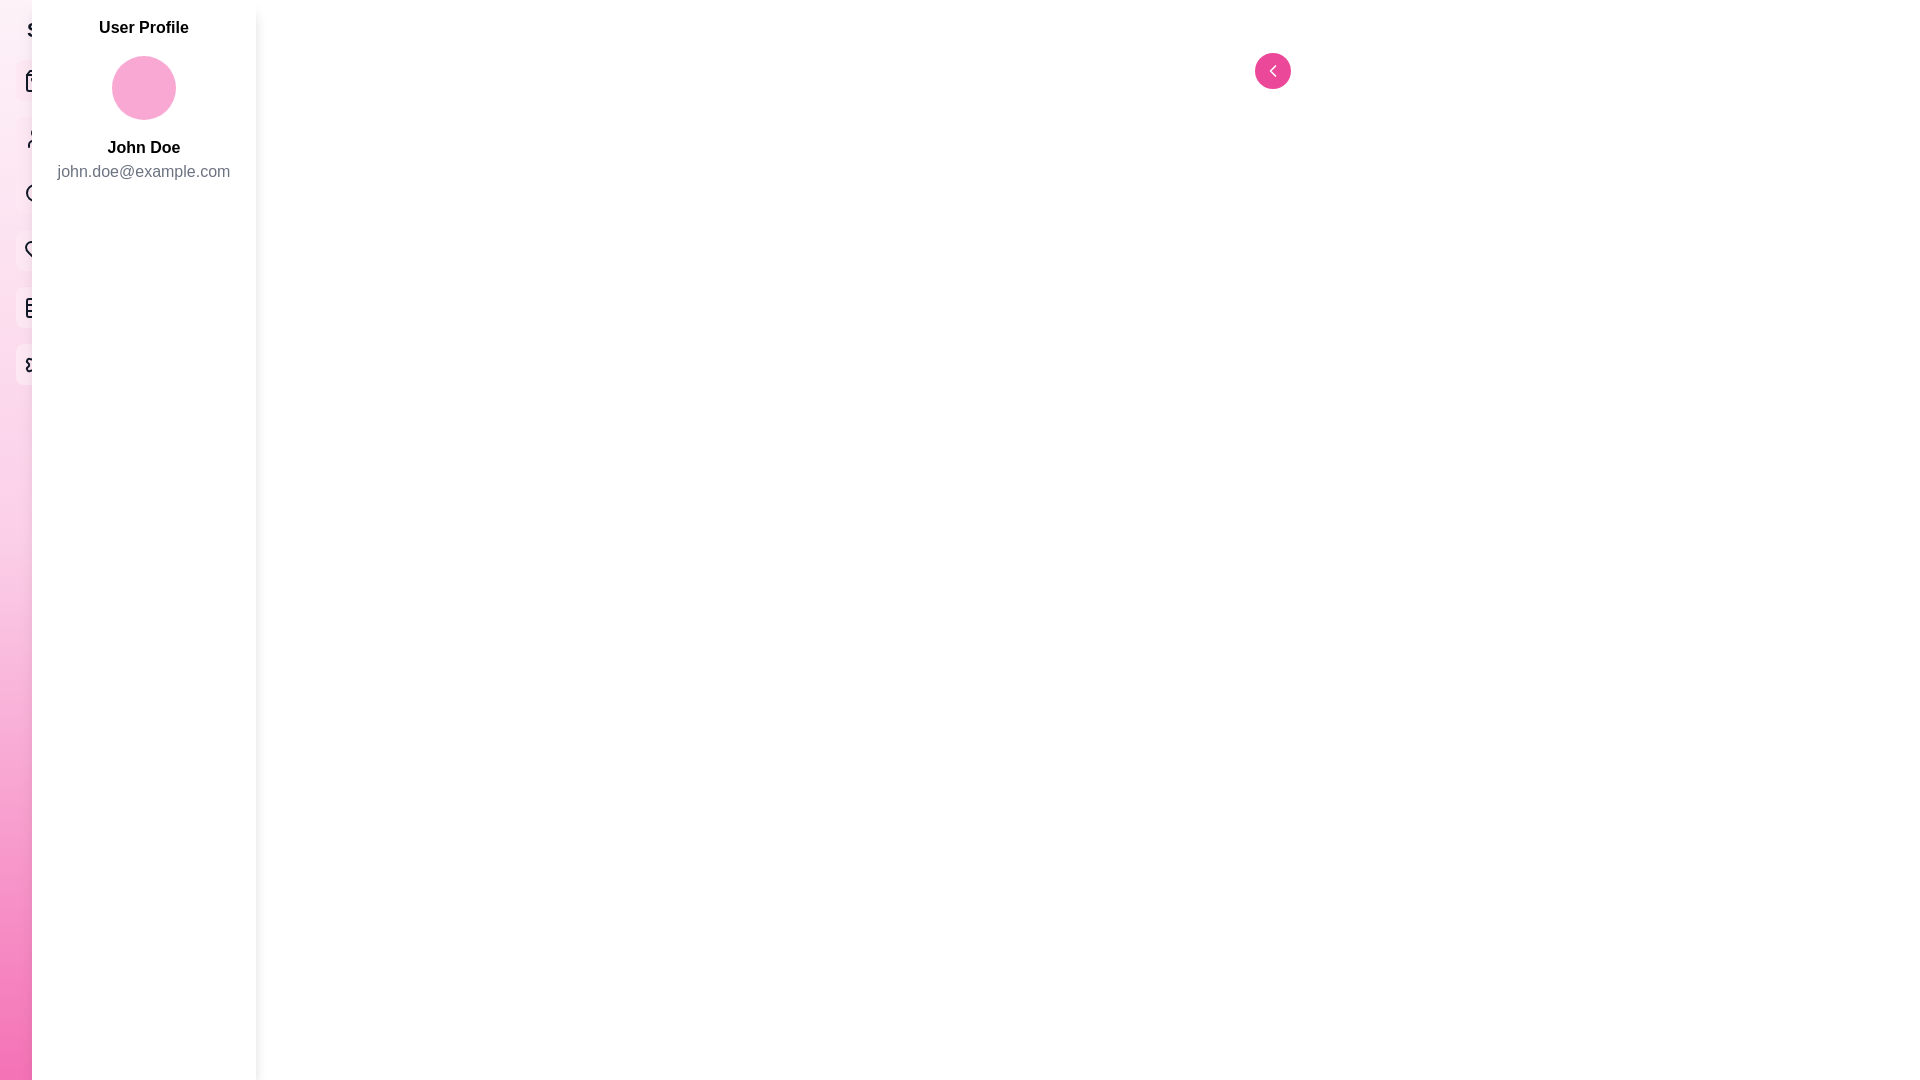  Describe the element at coordinates (35, 249) in the screenshot. I see `the heart icon located in the left sidebar, positioned below the user profile section and above a list of options` at that location.